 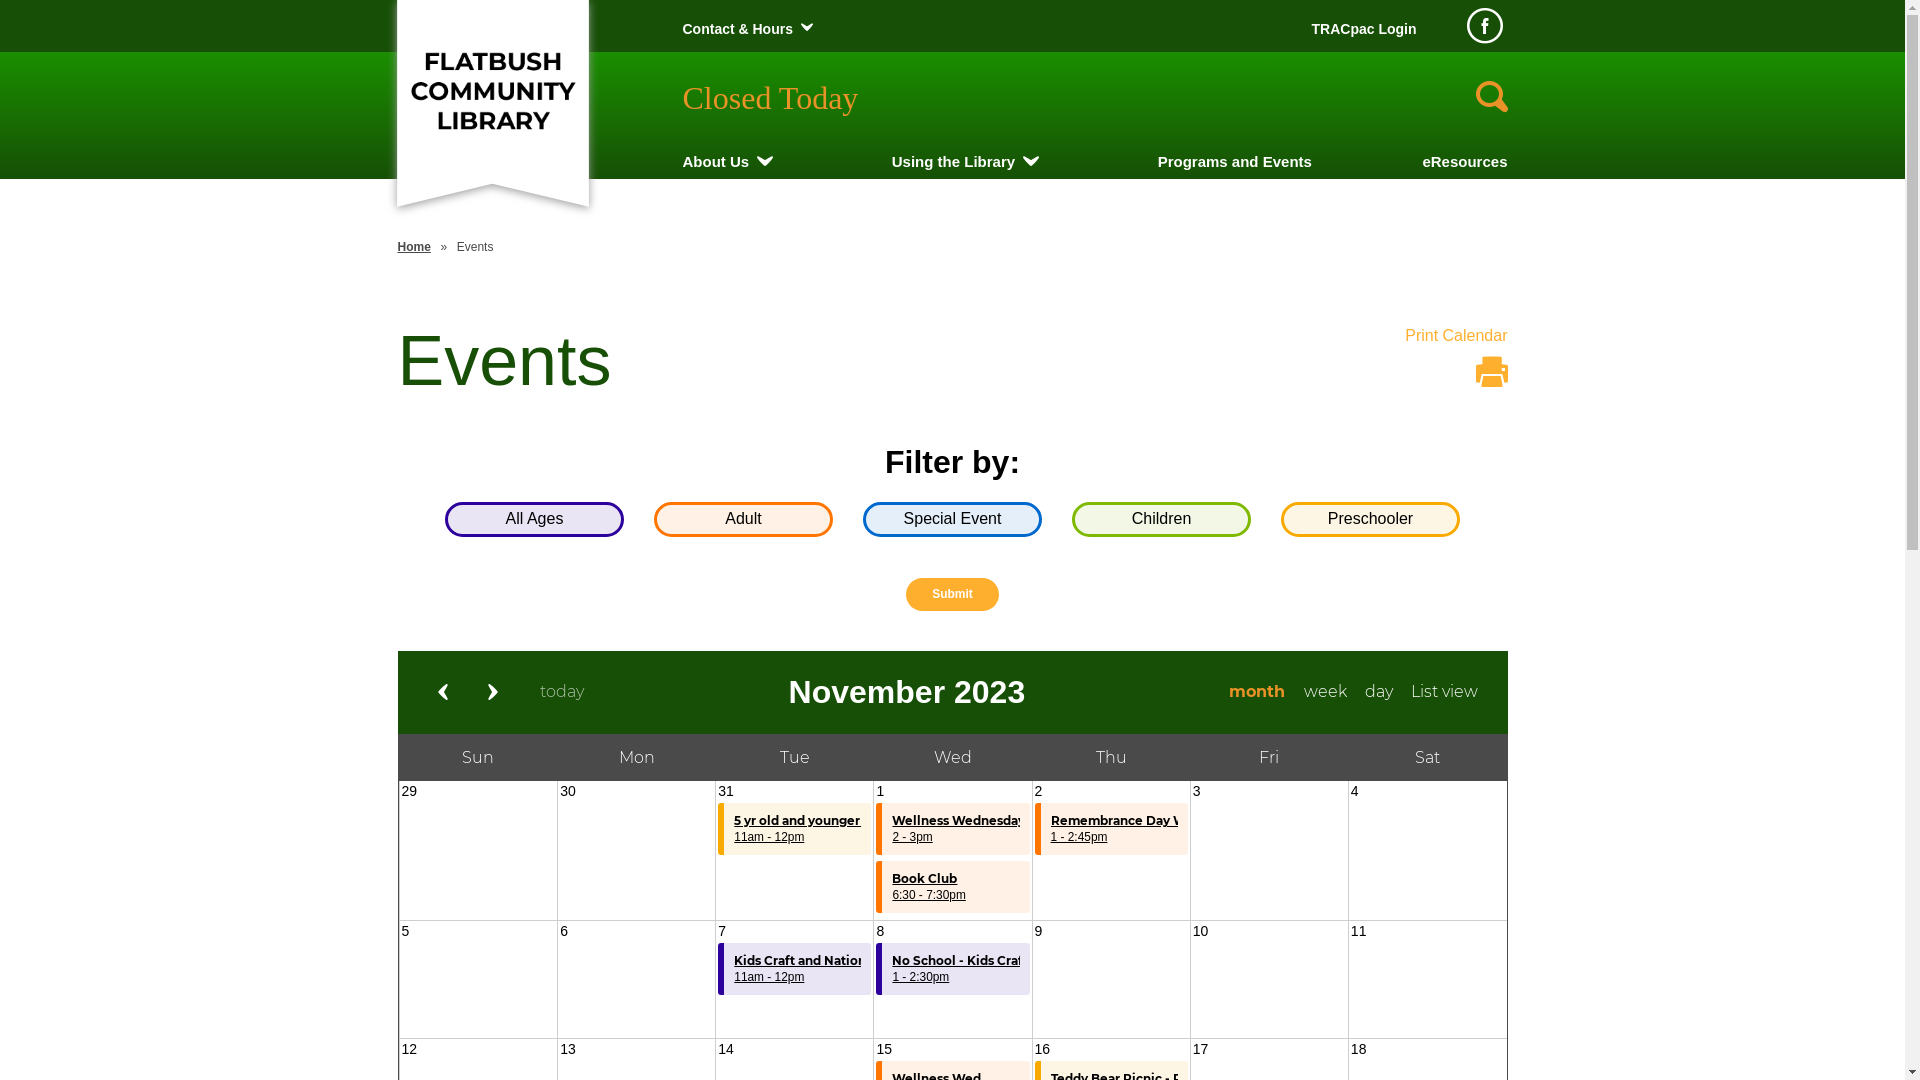 I want to click on 'today', so click(x=561, y=690).